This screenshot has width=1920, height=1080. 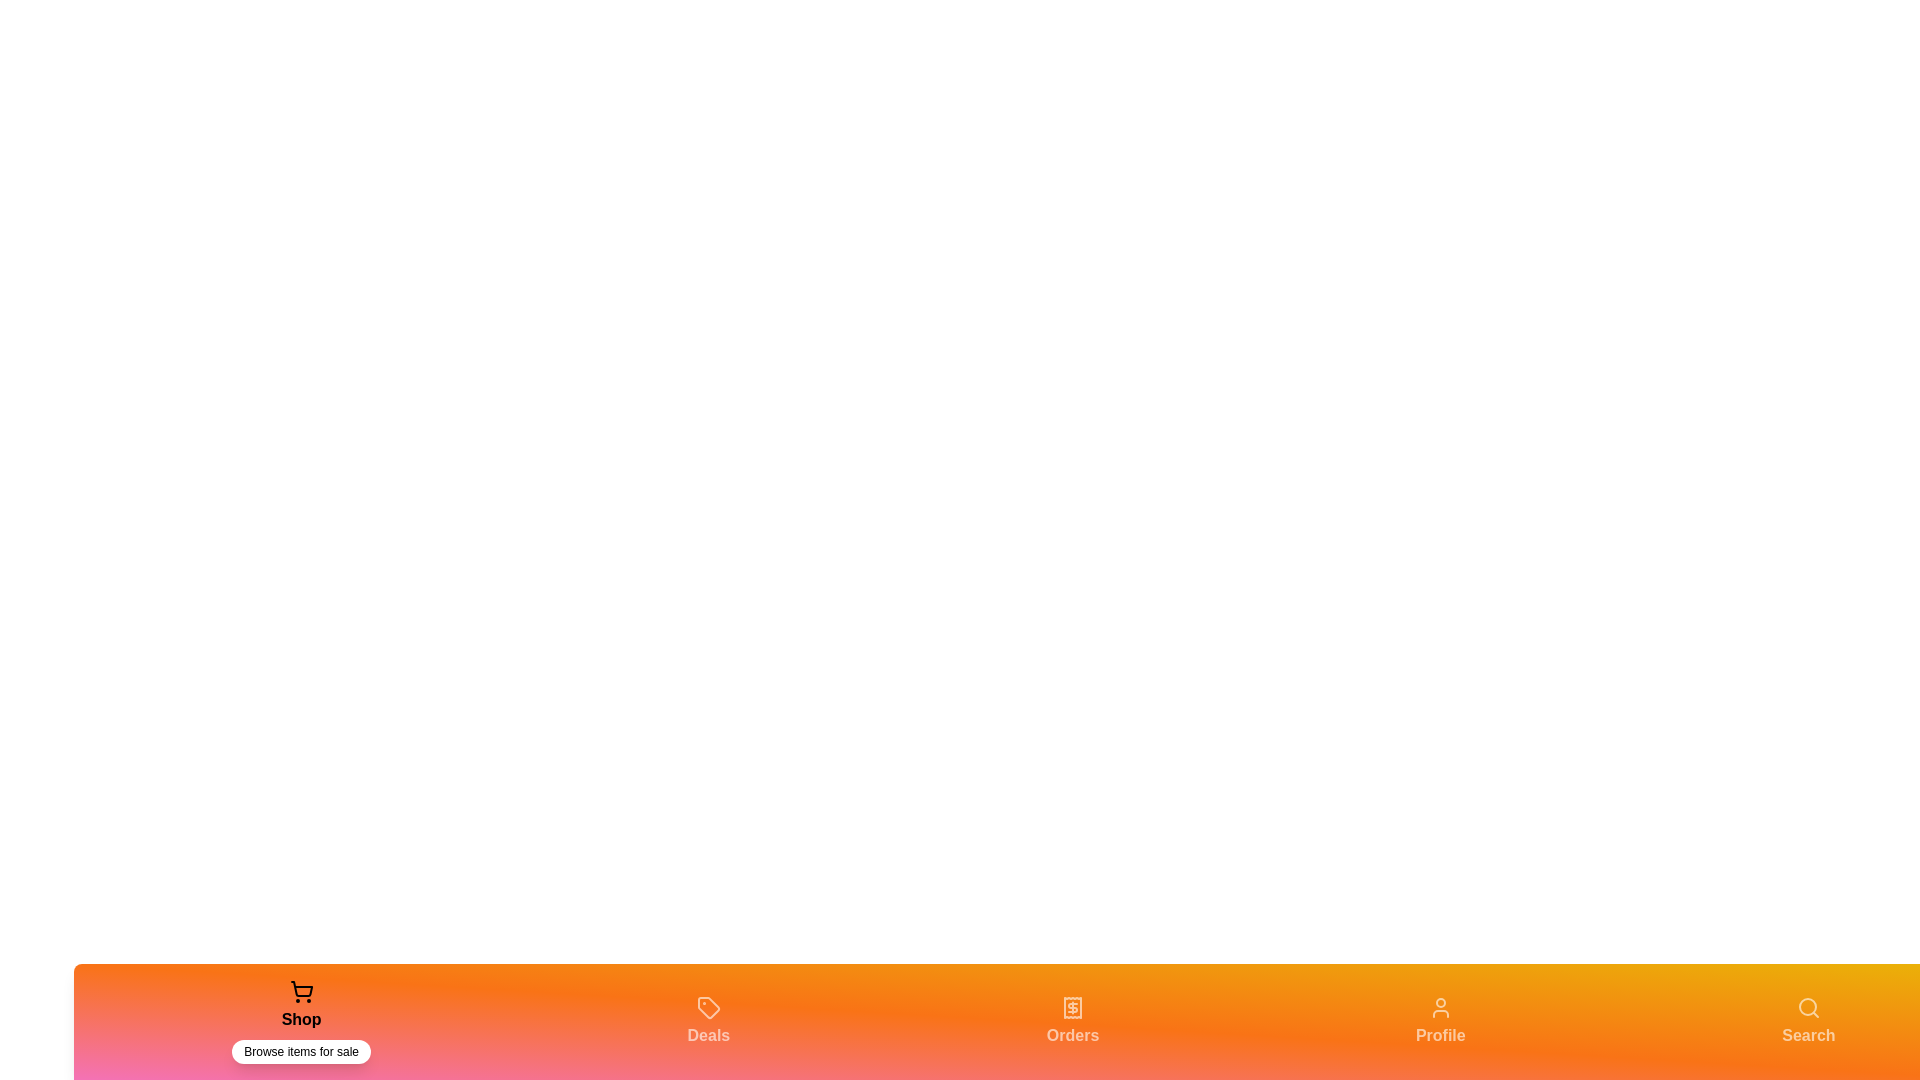 What do you see at coordinates (1809, 1035) in the screenshot?
I see `the label of the tab Search` at bounding box center [1809, 1035].